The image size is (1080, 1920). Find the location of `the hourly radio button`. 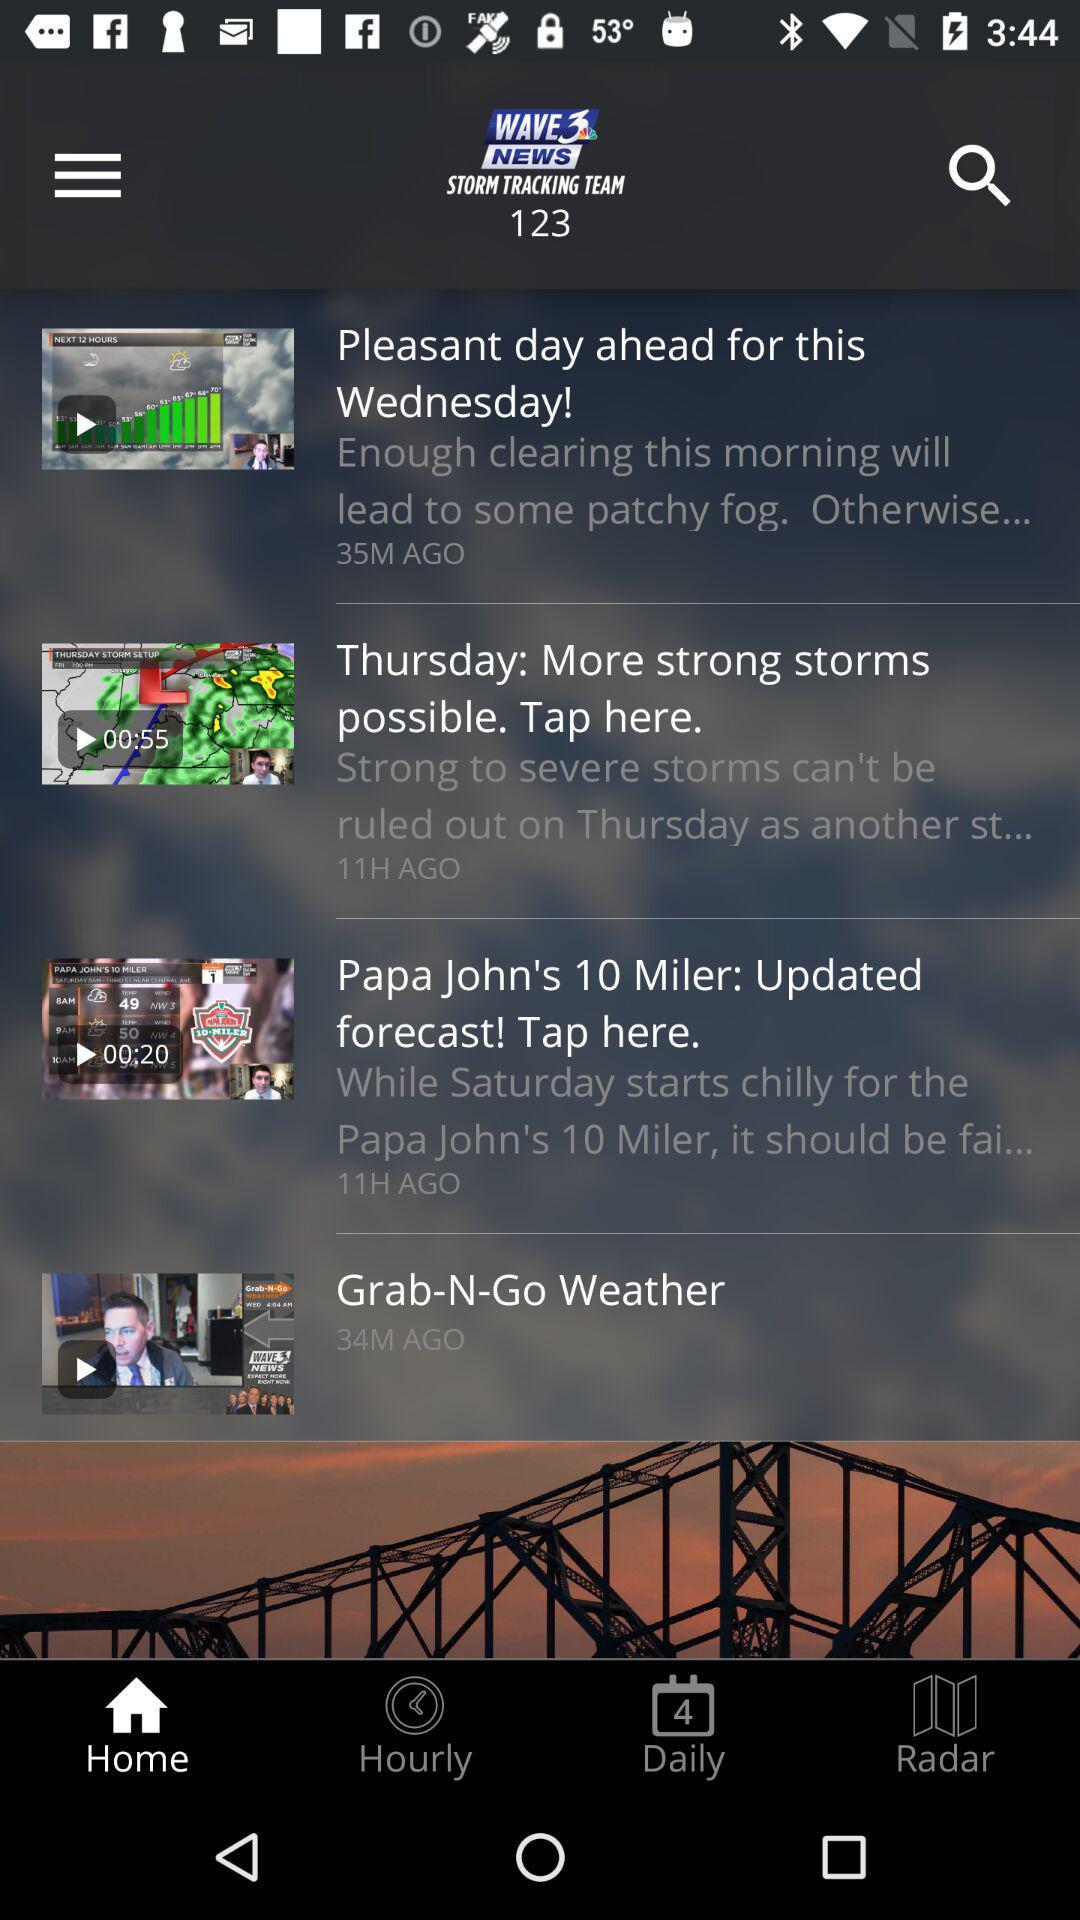

the hourly radio button is located at coordinates (413, 1726).